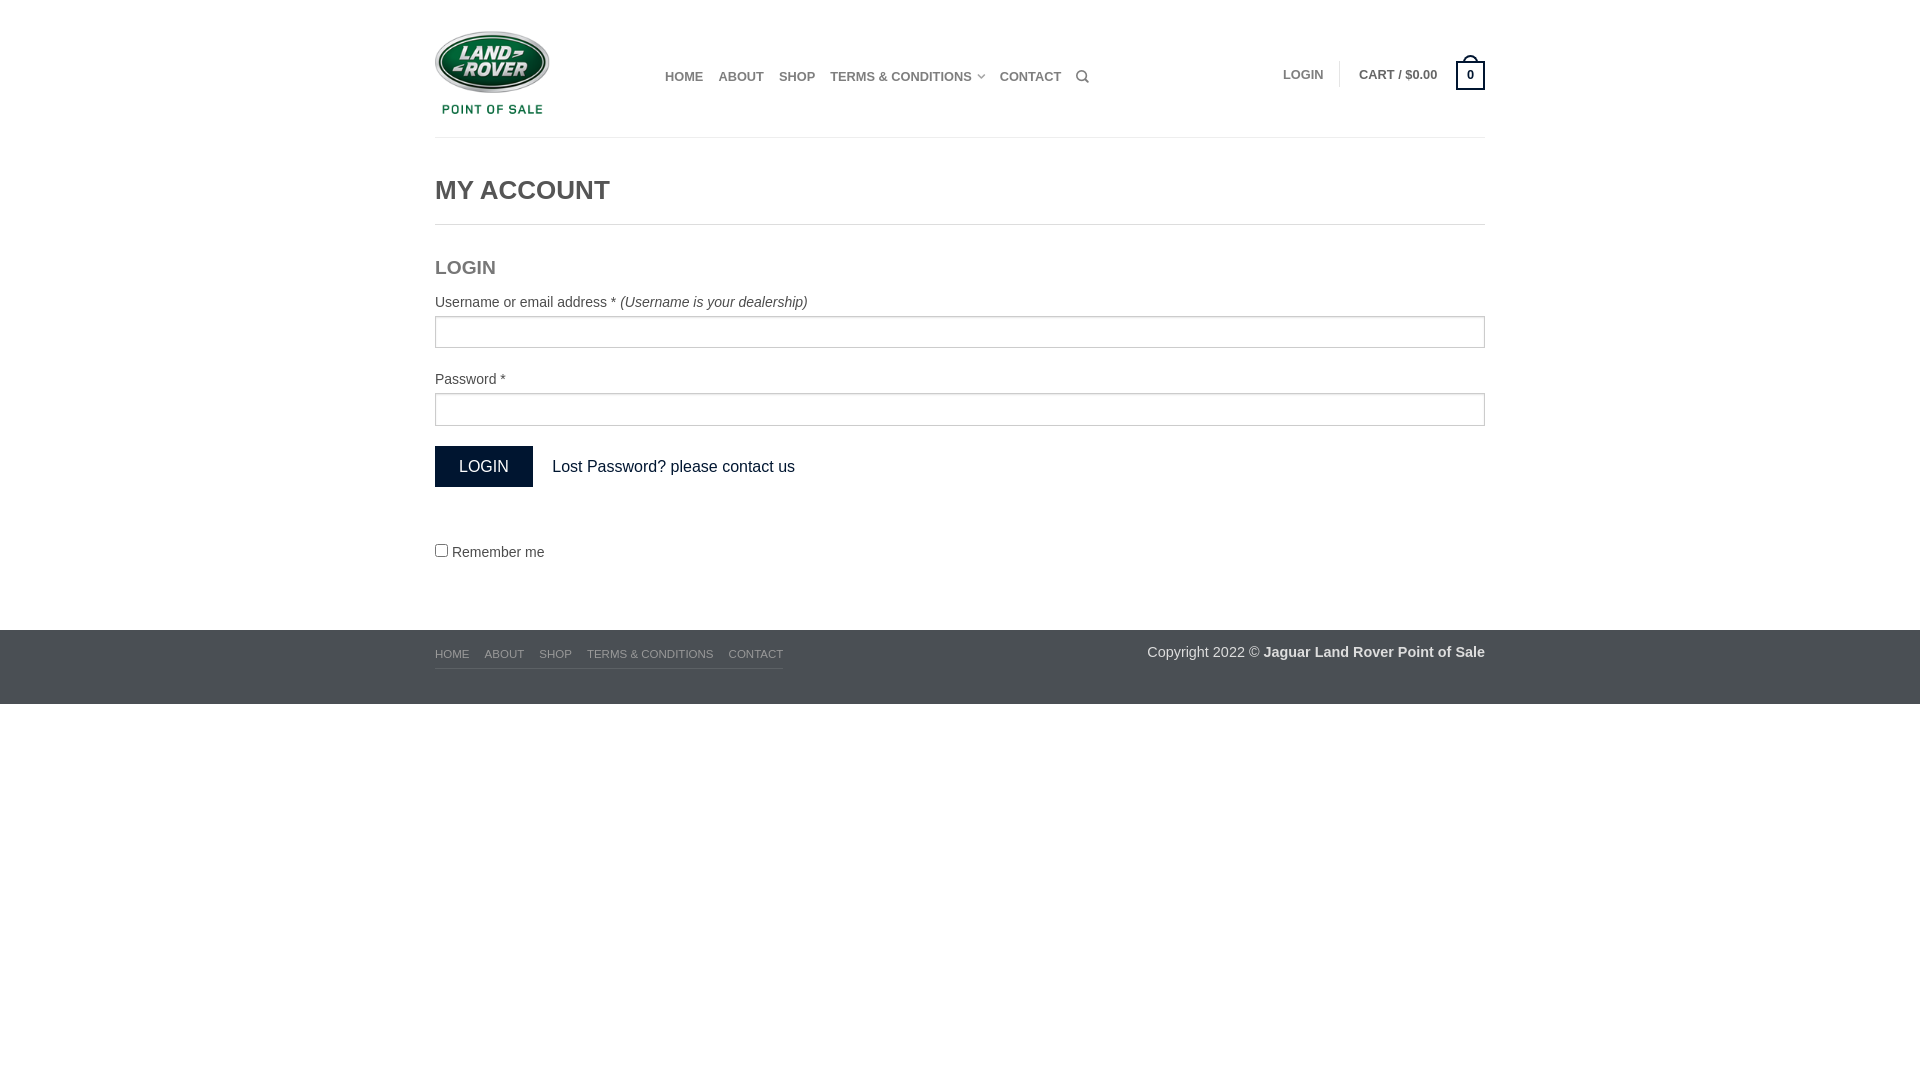 Image resolution: width=1920 pixels, height=1080 pixels. I want to click on 'TERMS & CONDITIONS', so click(906, 75).